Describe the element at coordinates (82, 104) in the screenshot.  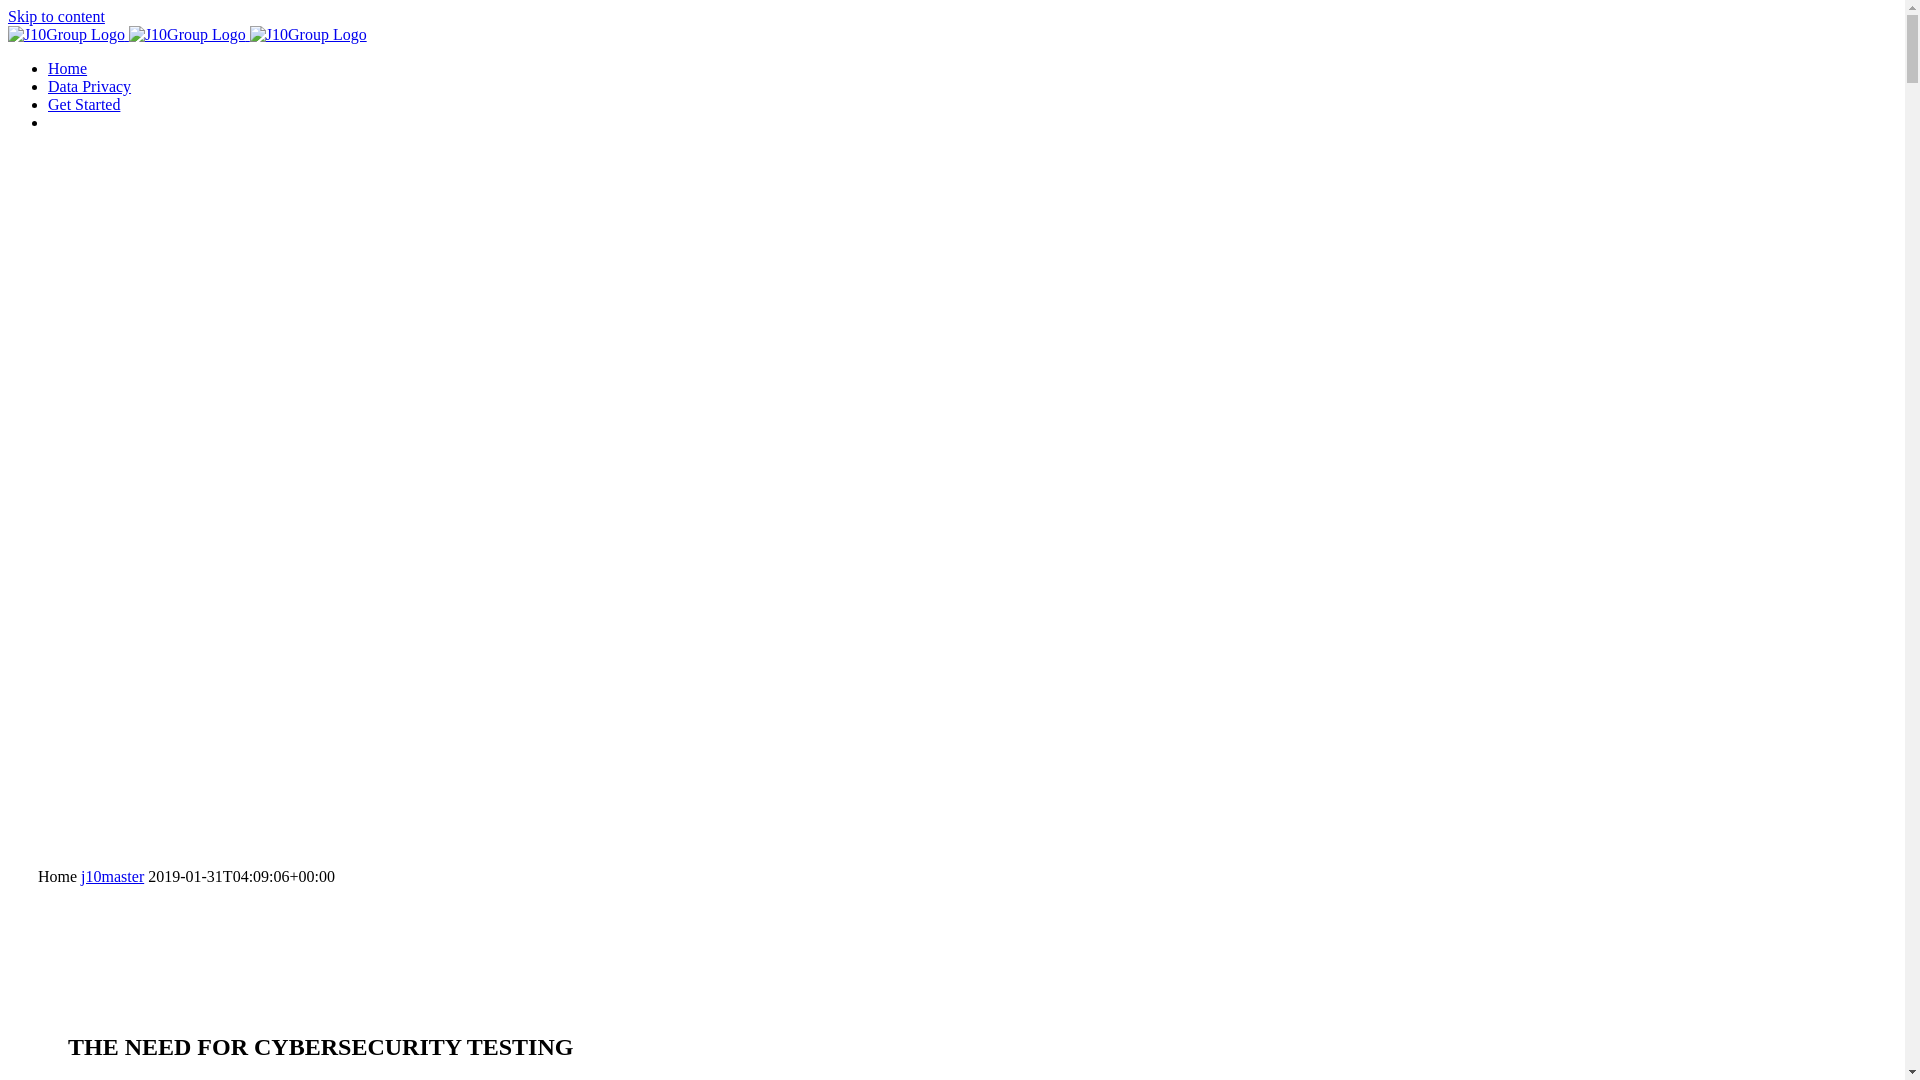
I see `'Get Started'` at that location.